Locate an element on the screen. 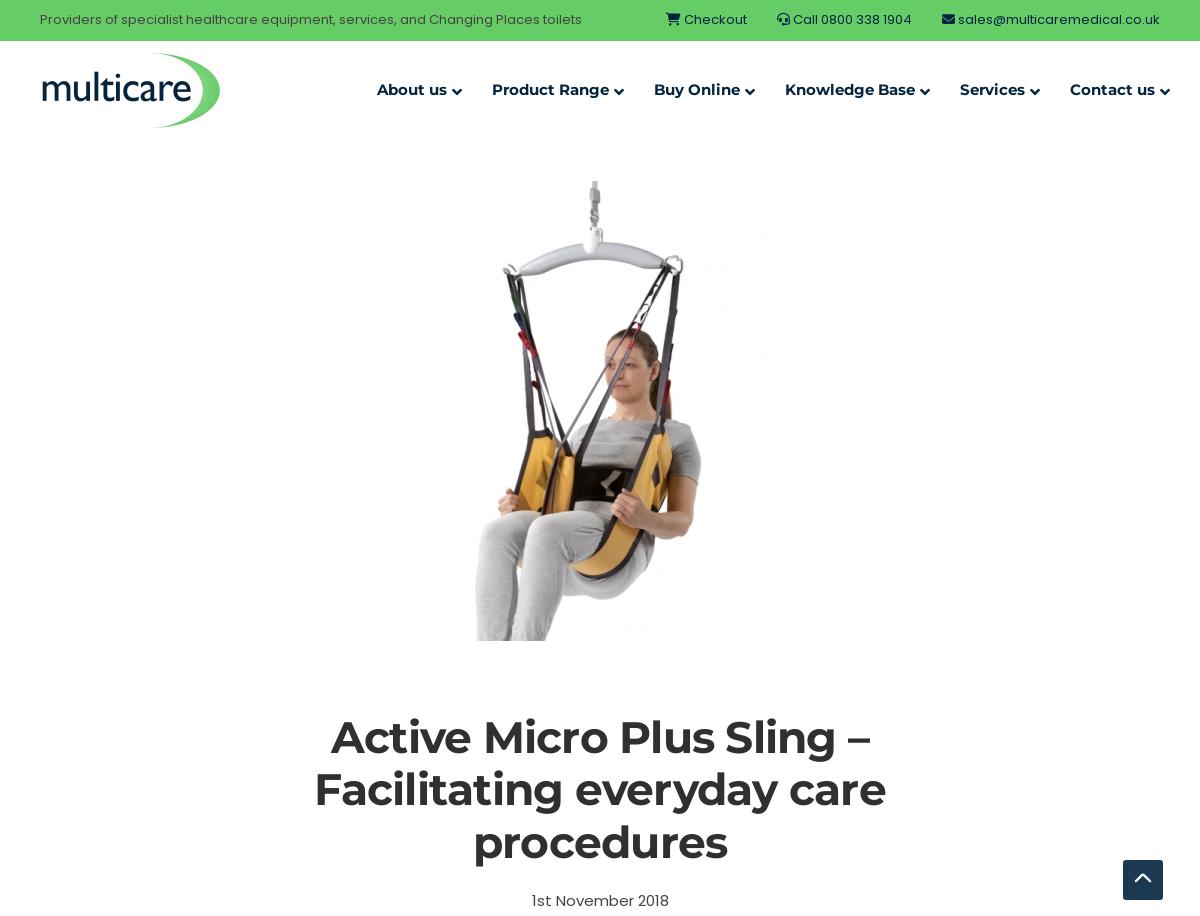 The image size is (1200, 916). 'Checkout' is located at coordinates (681, 19).